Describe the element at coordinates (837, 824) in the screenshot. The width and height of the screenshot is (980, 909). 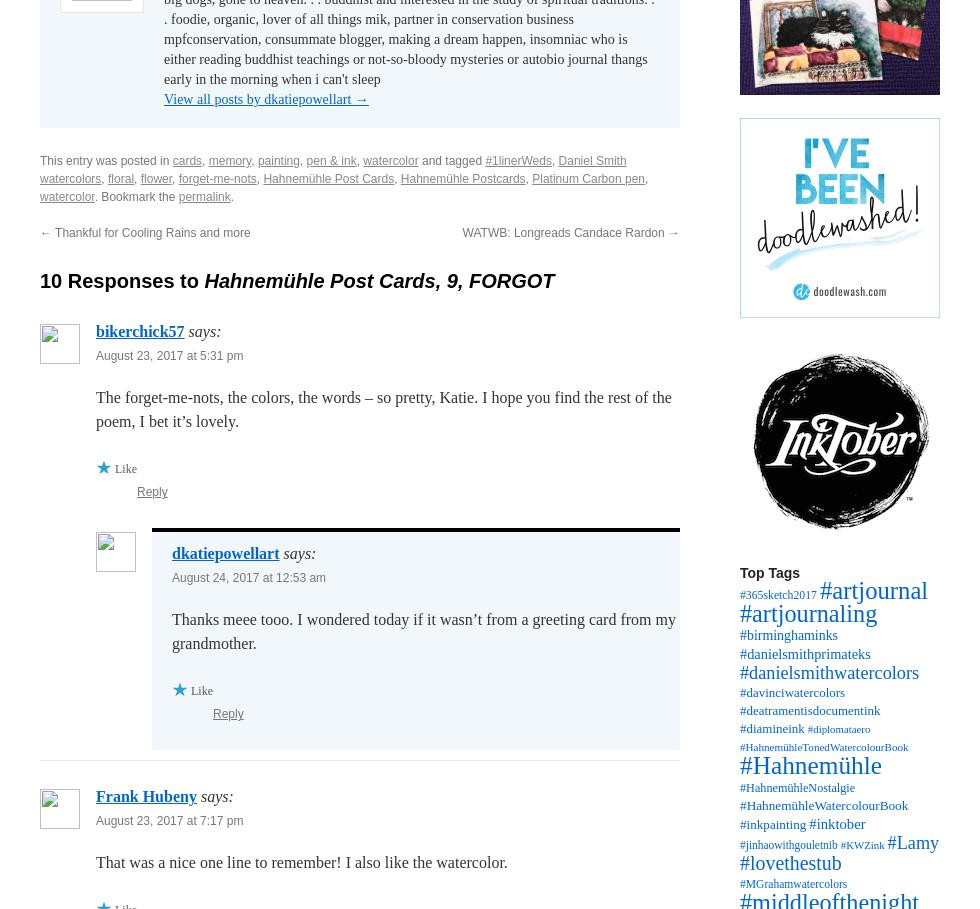
I see `'#inktober'` at that location.